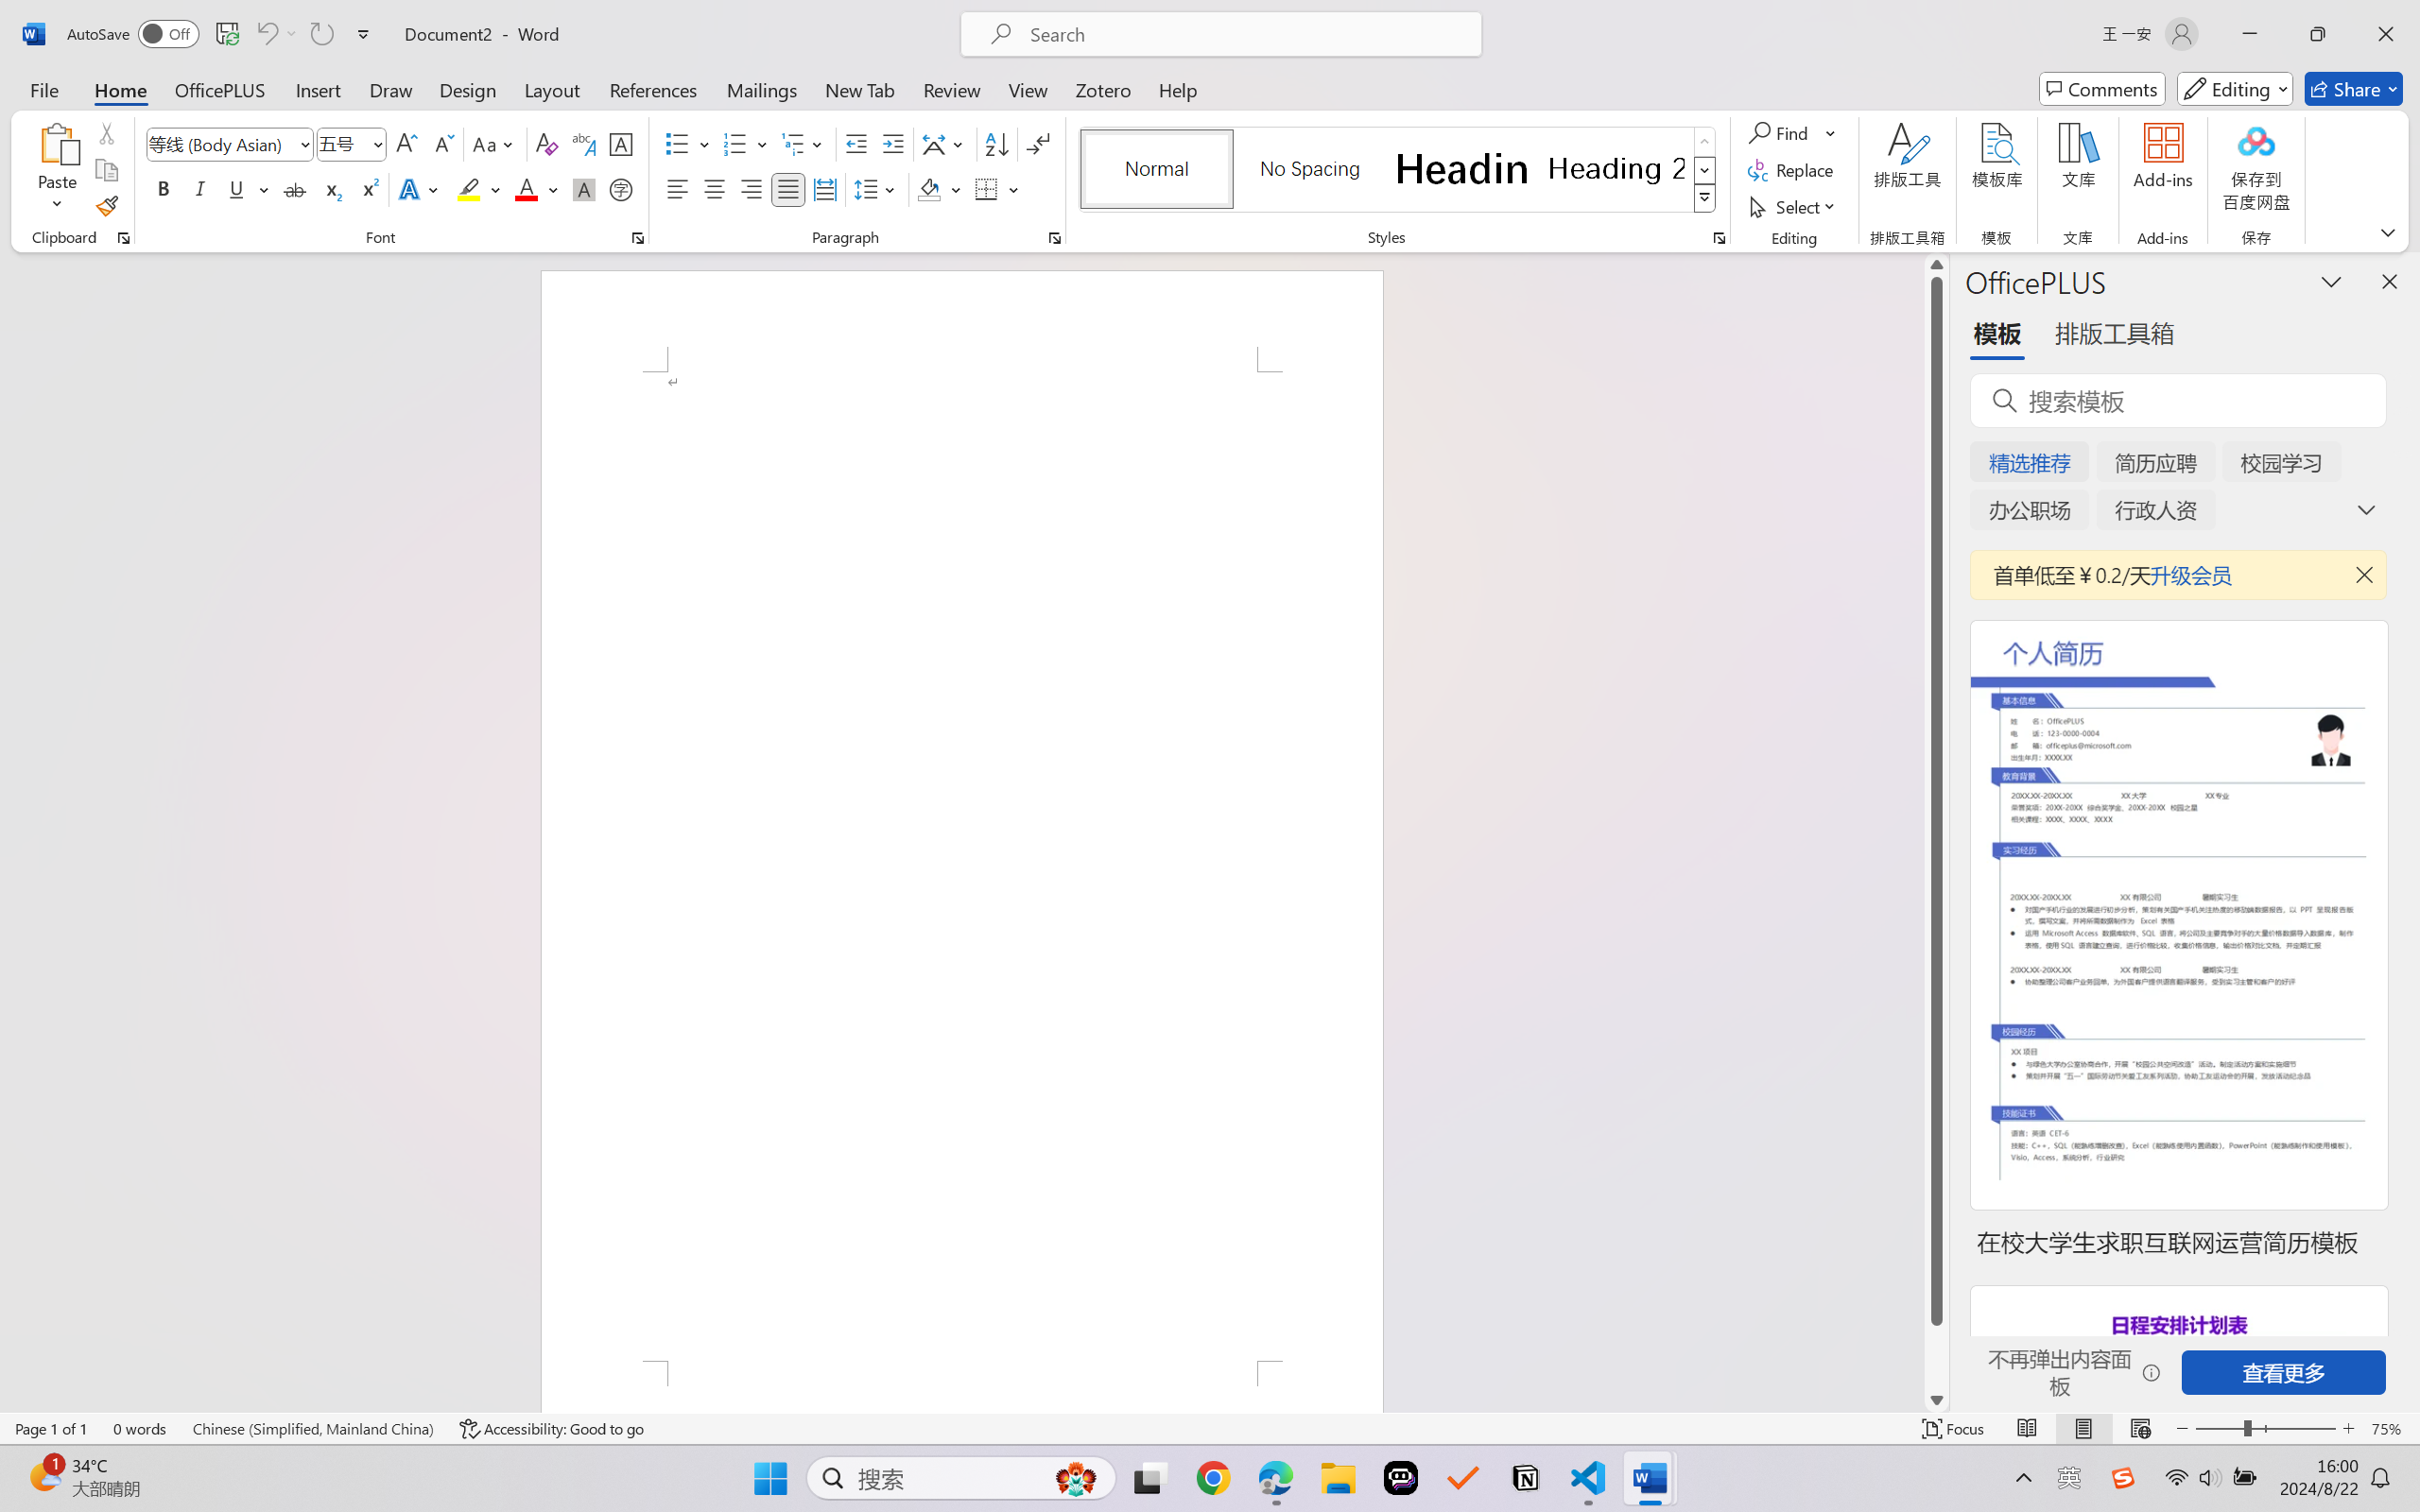  I want to click on 'Line down', so click(1936, 1399).